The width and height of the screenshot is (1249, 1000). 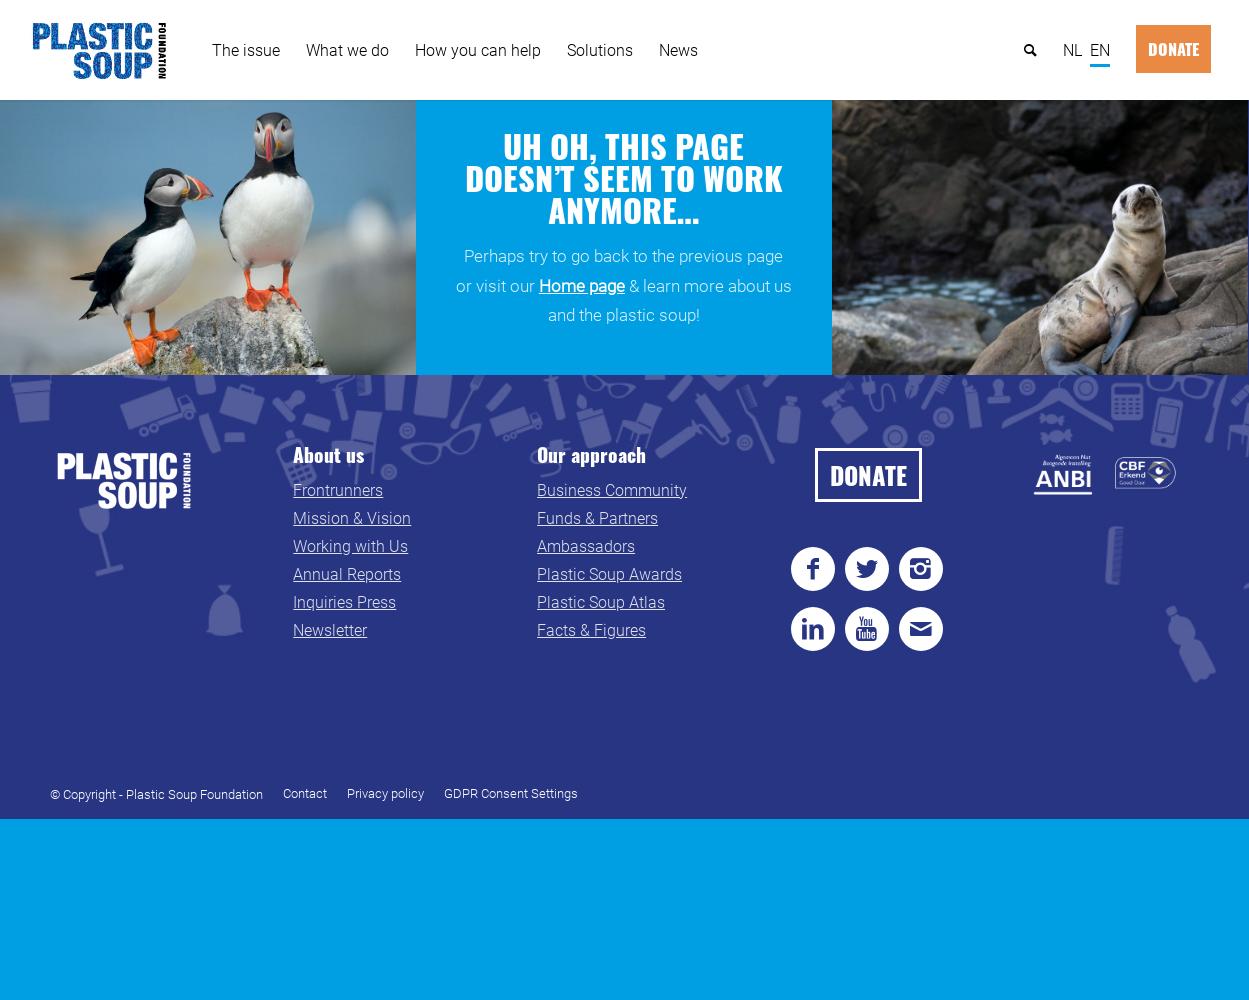 What do you see at coordinates (496, 284) in the screenshot?
I see `'or visit our'` at bounding box center [496, 284].